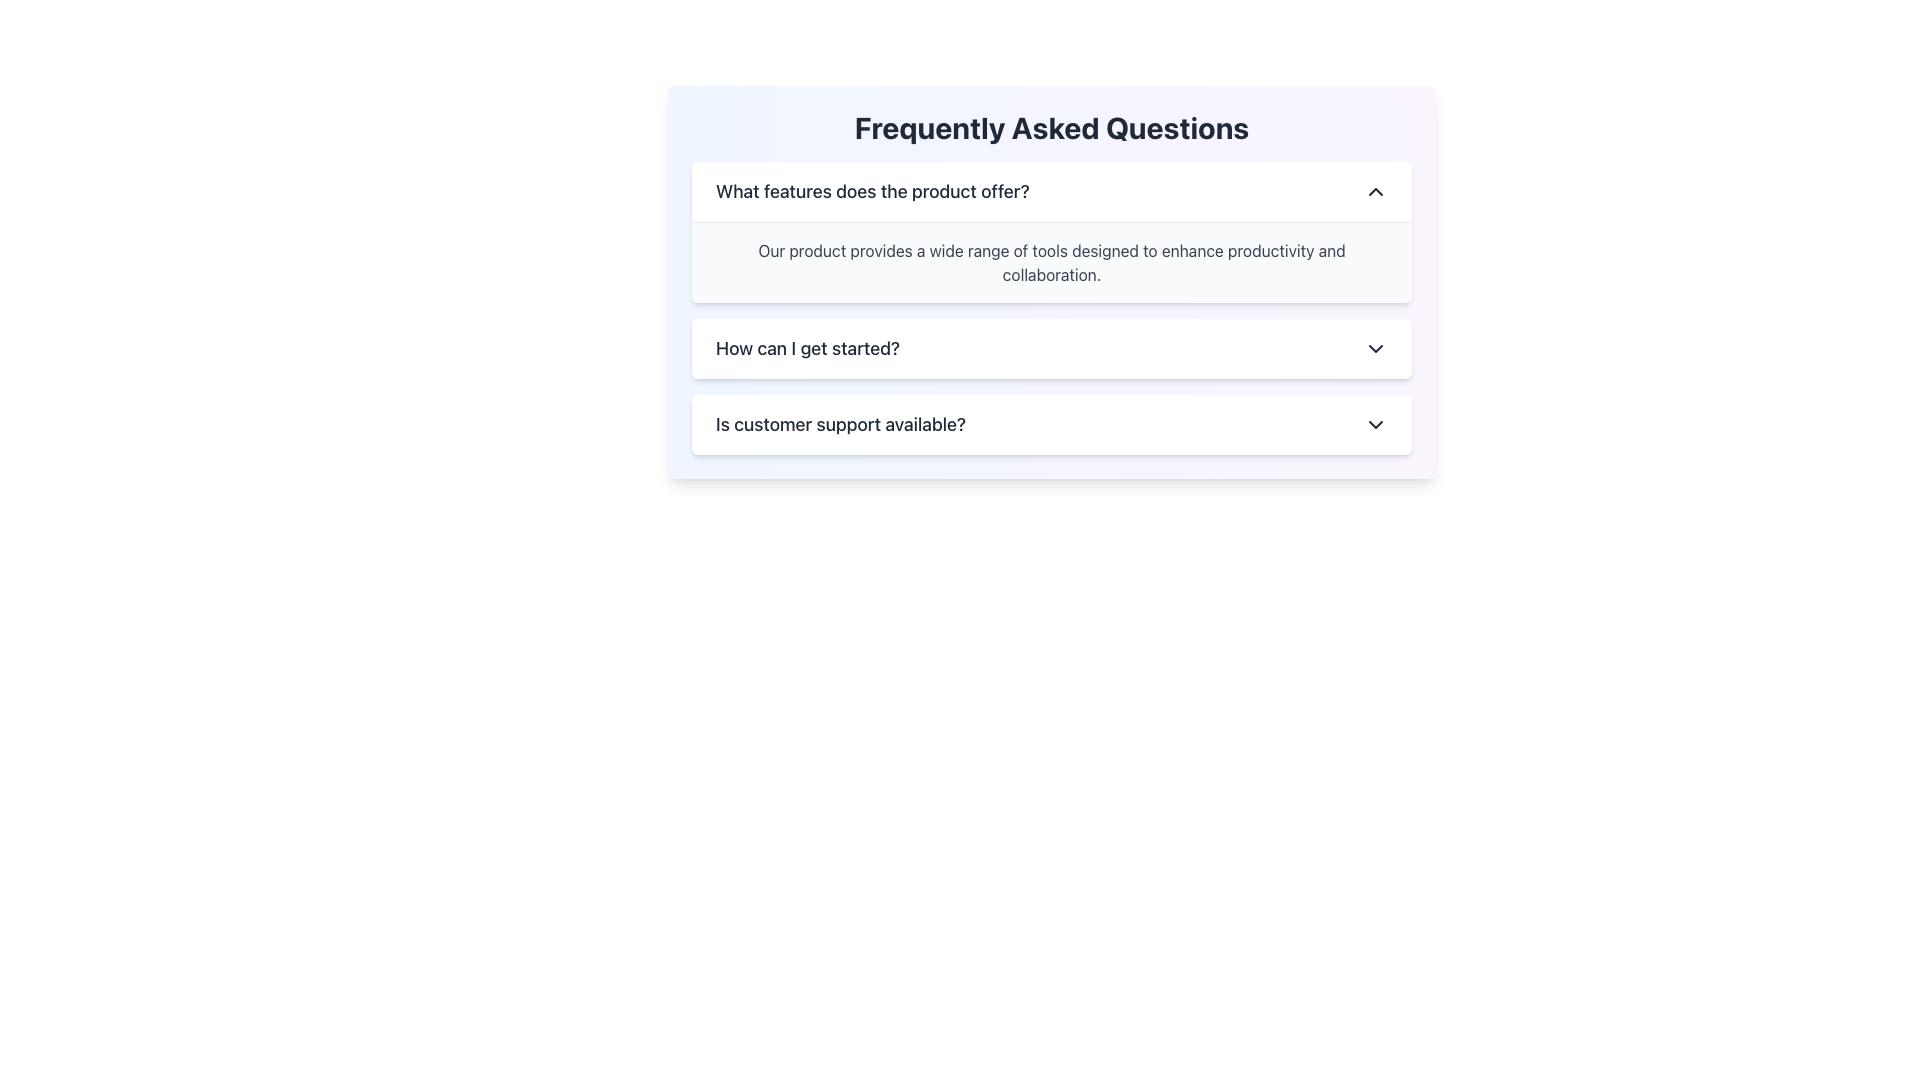  Describe the element at coordinates (1375, 423) in the screenshot. I see `the Chevron Icon that toggles the FAQ section about customer support availability` at that location.